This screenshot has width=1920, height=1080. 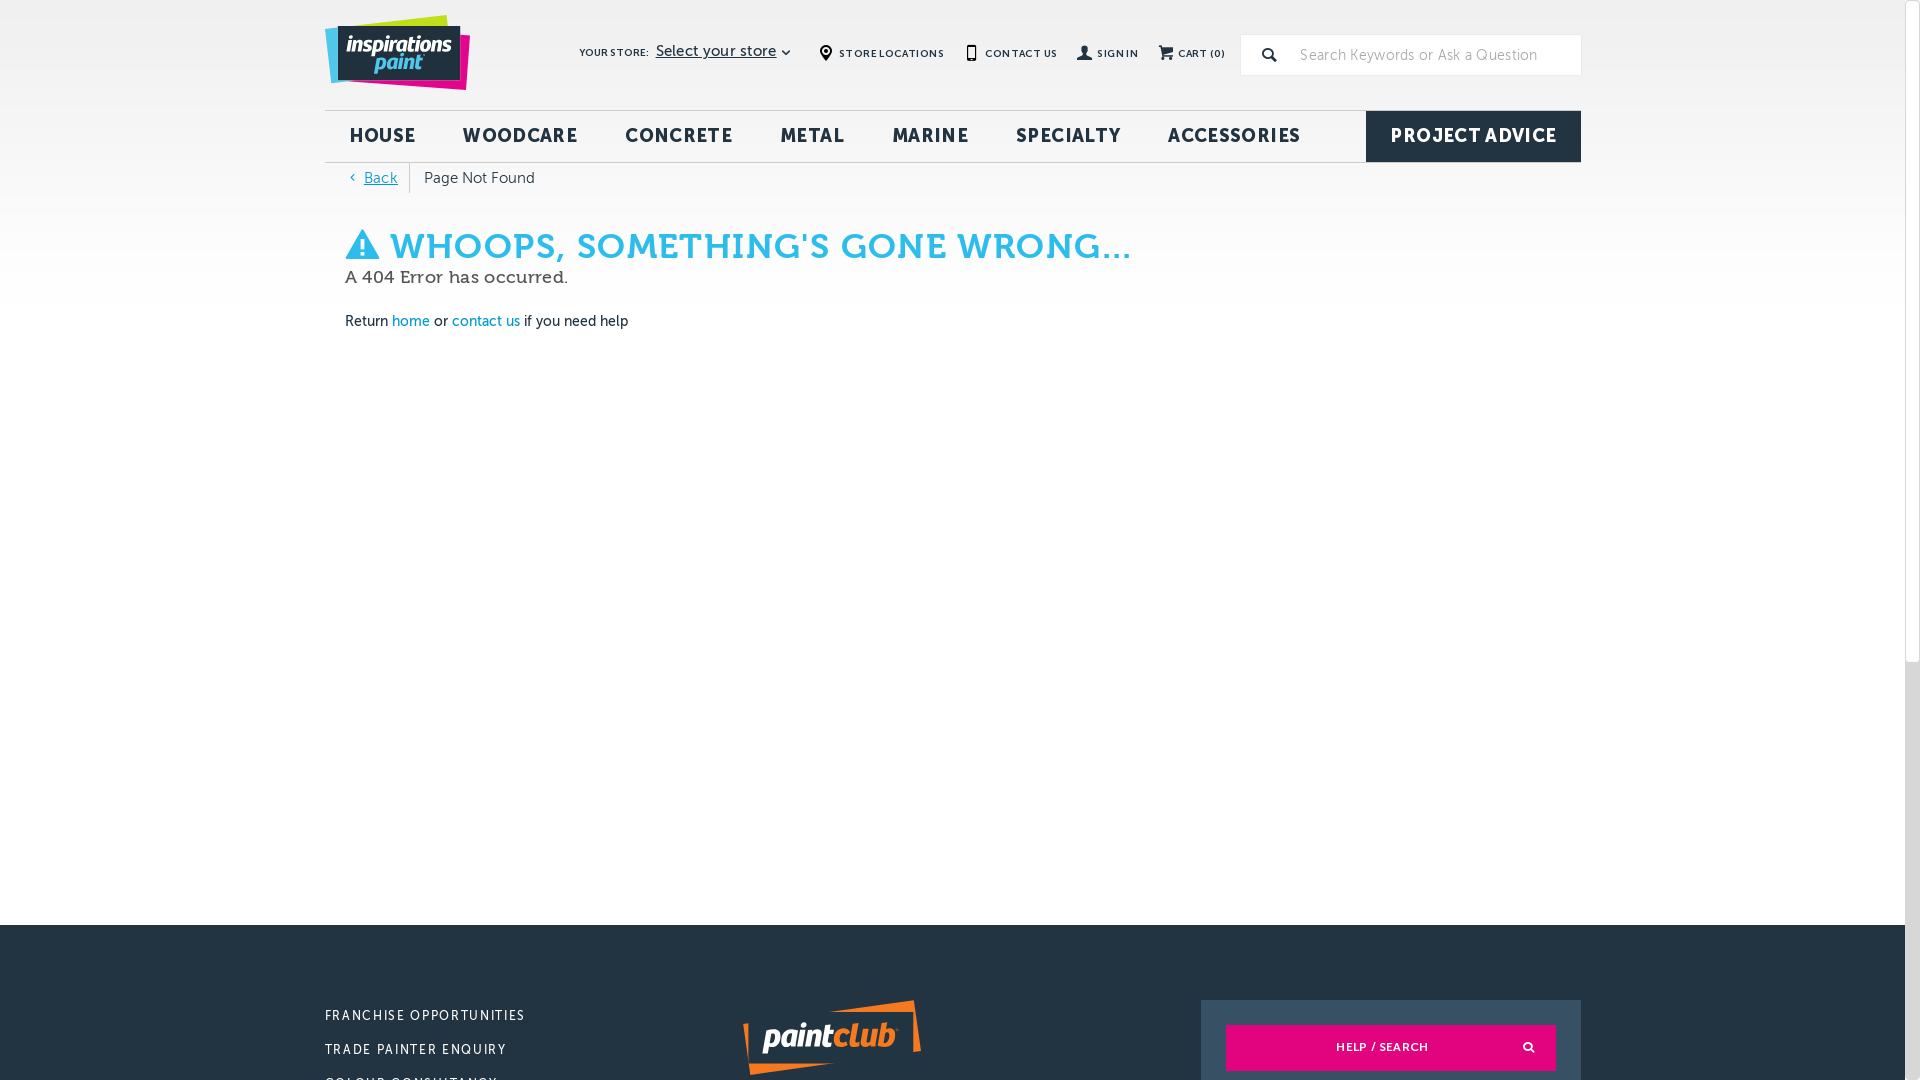 What do you see at coordinates (678, 135) in the screenshot?
I see `'CONCRETE'` at bounding box center [678, 135].